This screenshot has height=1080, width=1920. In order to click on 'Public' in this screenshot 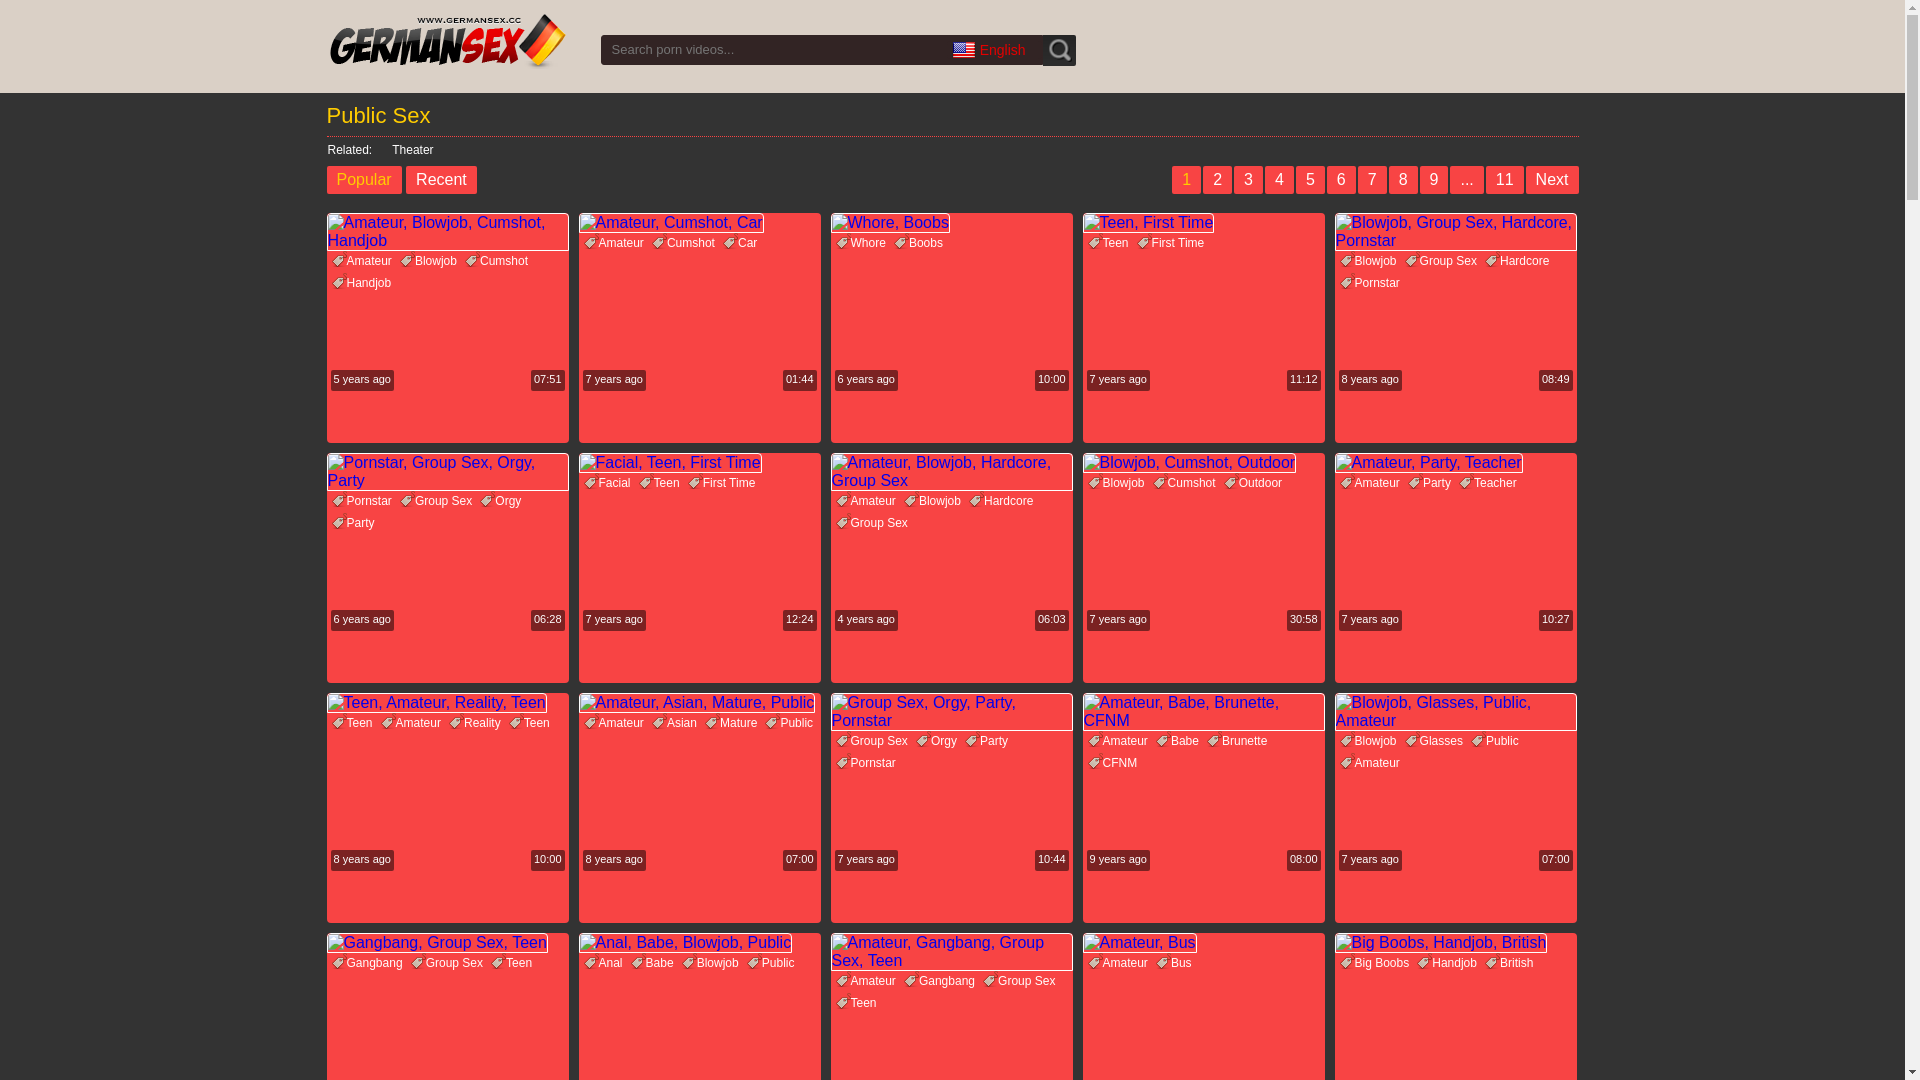, I will do `click(763, 722)`.